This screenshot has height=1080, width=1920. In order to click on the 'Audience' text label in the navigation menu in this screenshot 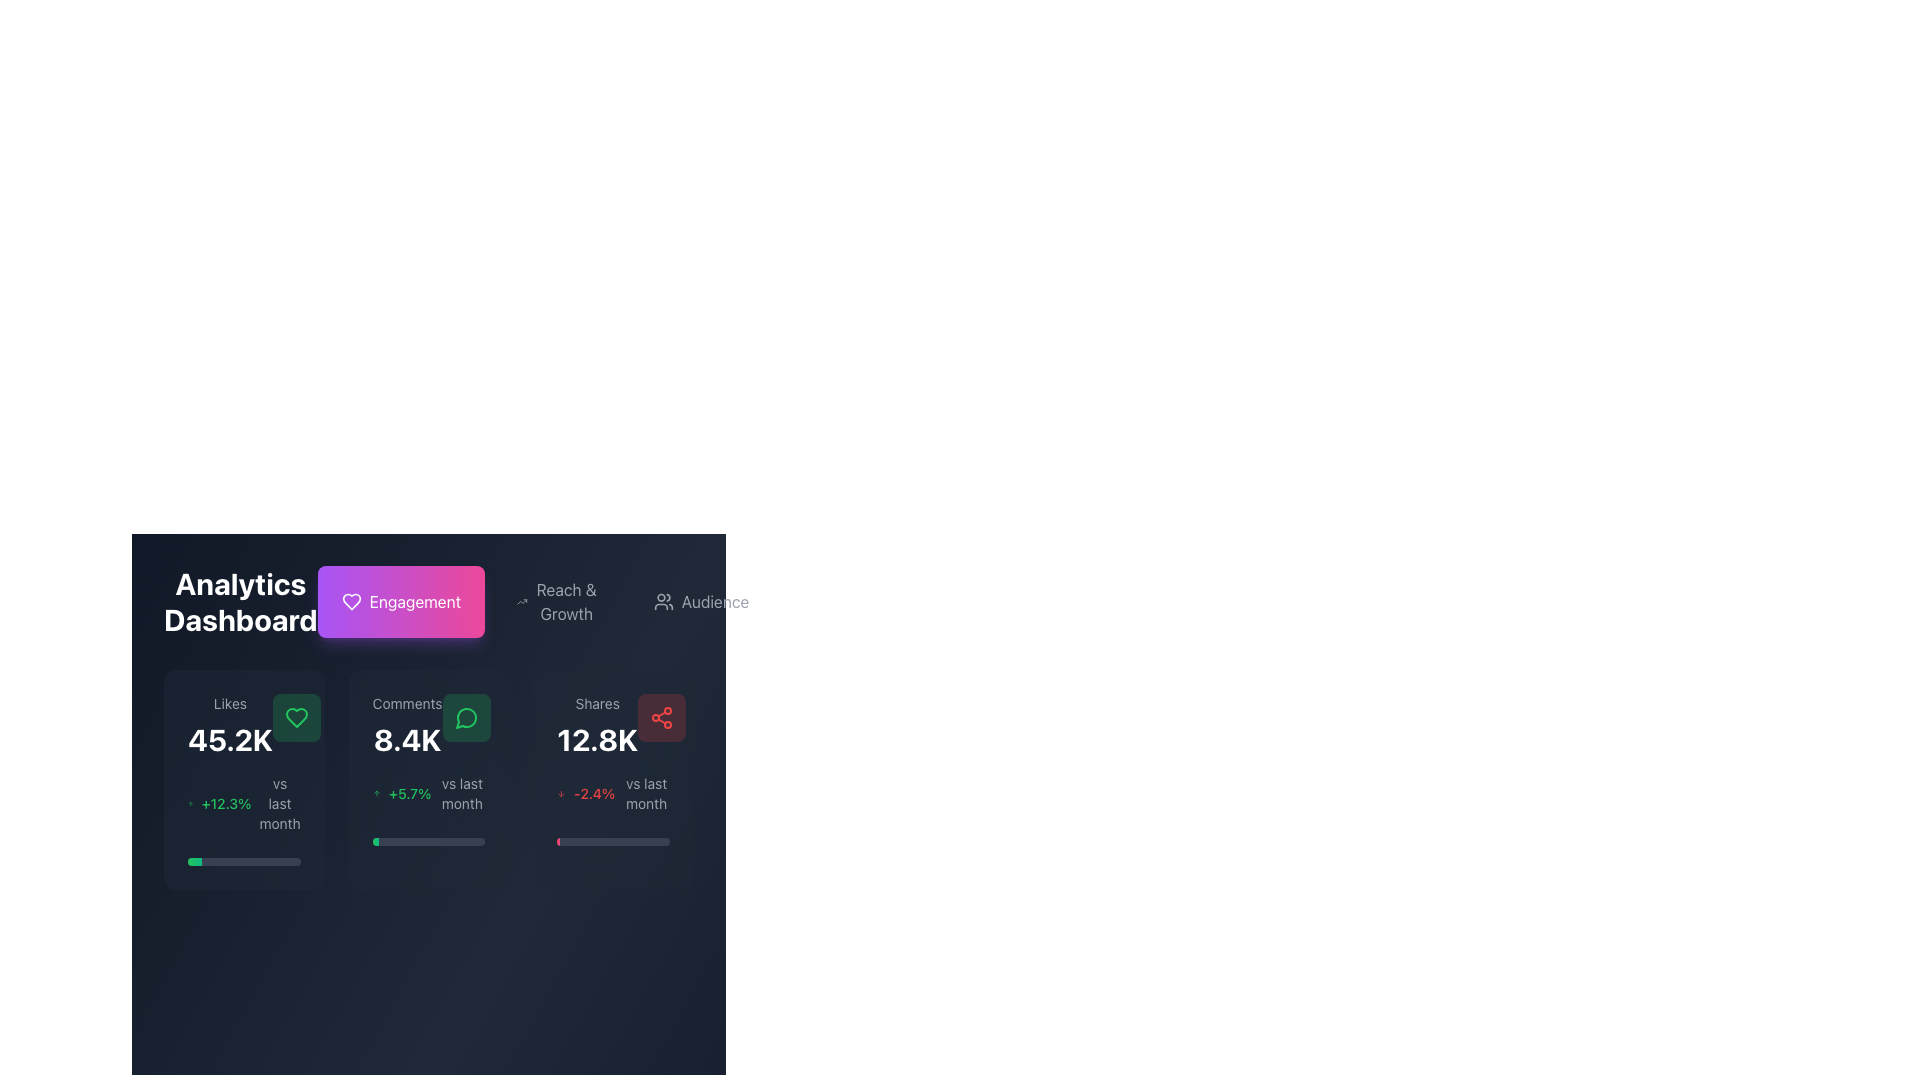, I will do `click(715, 600)`.